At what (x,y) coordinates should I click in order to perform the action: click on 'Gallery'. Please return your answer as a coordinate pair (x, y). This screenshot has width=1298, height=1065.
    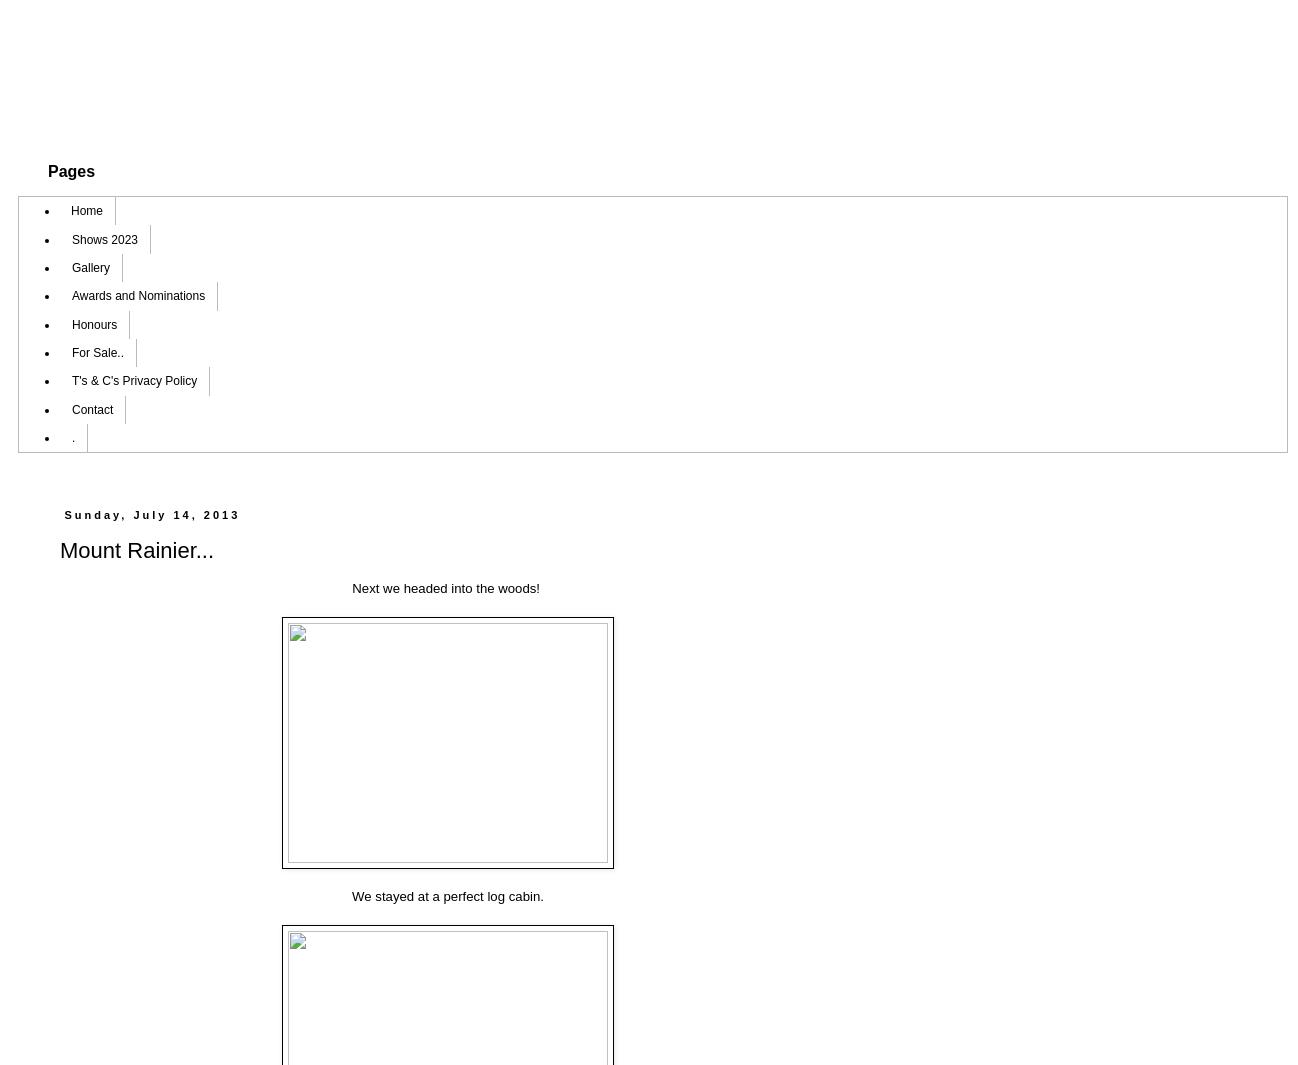
    Looking at the image, I should click on (90, 265).